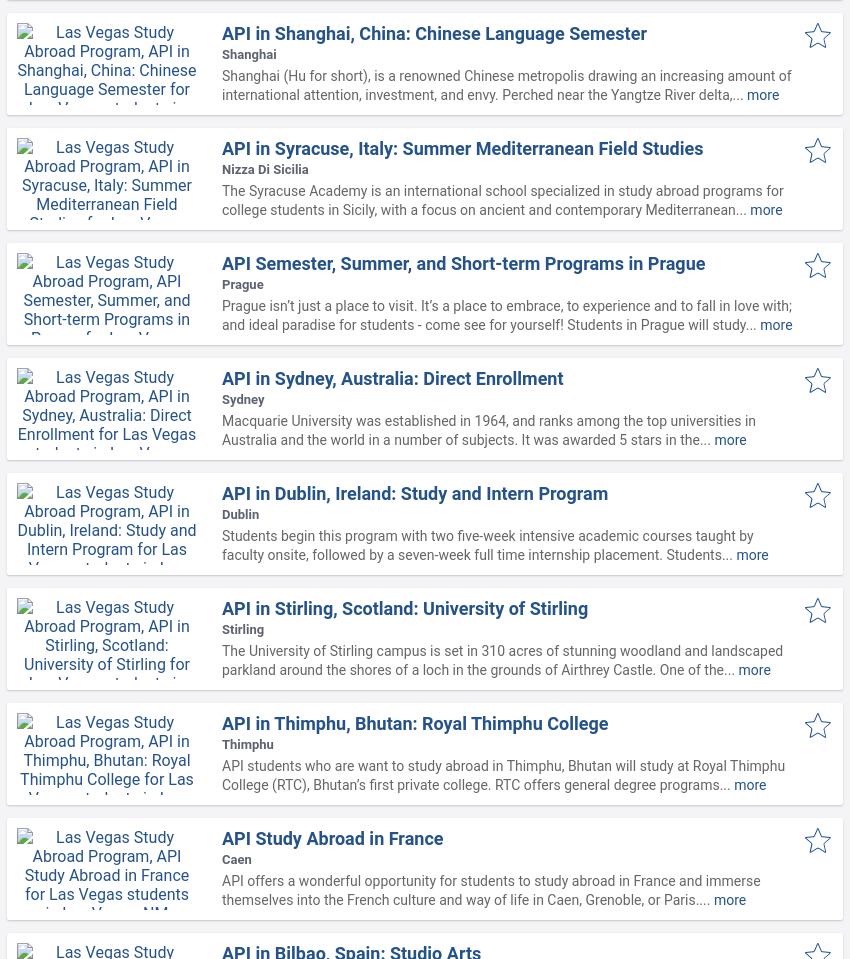 This screenshot has width=850, height=959. Describe the element at coordinates (502, 660) in the screenshot. I see `'The University of Stirling campus is set in 310 acres of stunning woodland and landscaped parkland around the shores of a loch in the grounds of Airthrey Castle. One of the...'` at that location.